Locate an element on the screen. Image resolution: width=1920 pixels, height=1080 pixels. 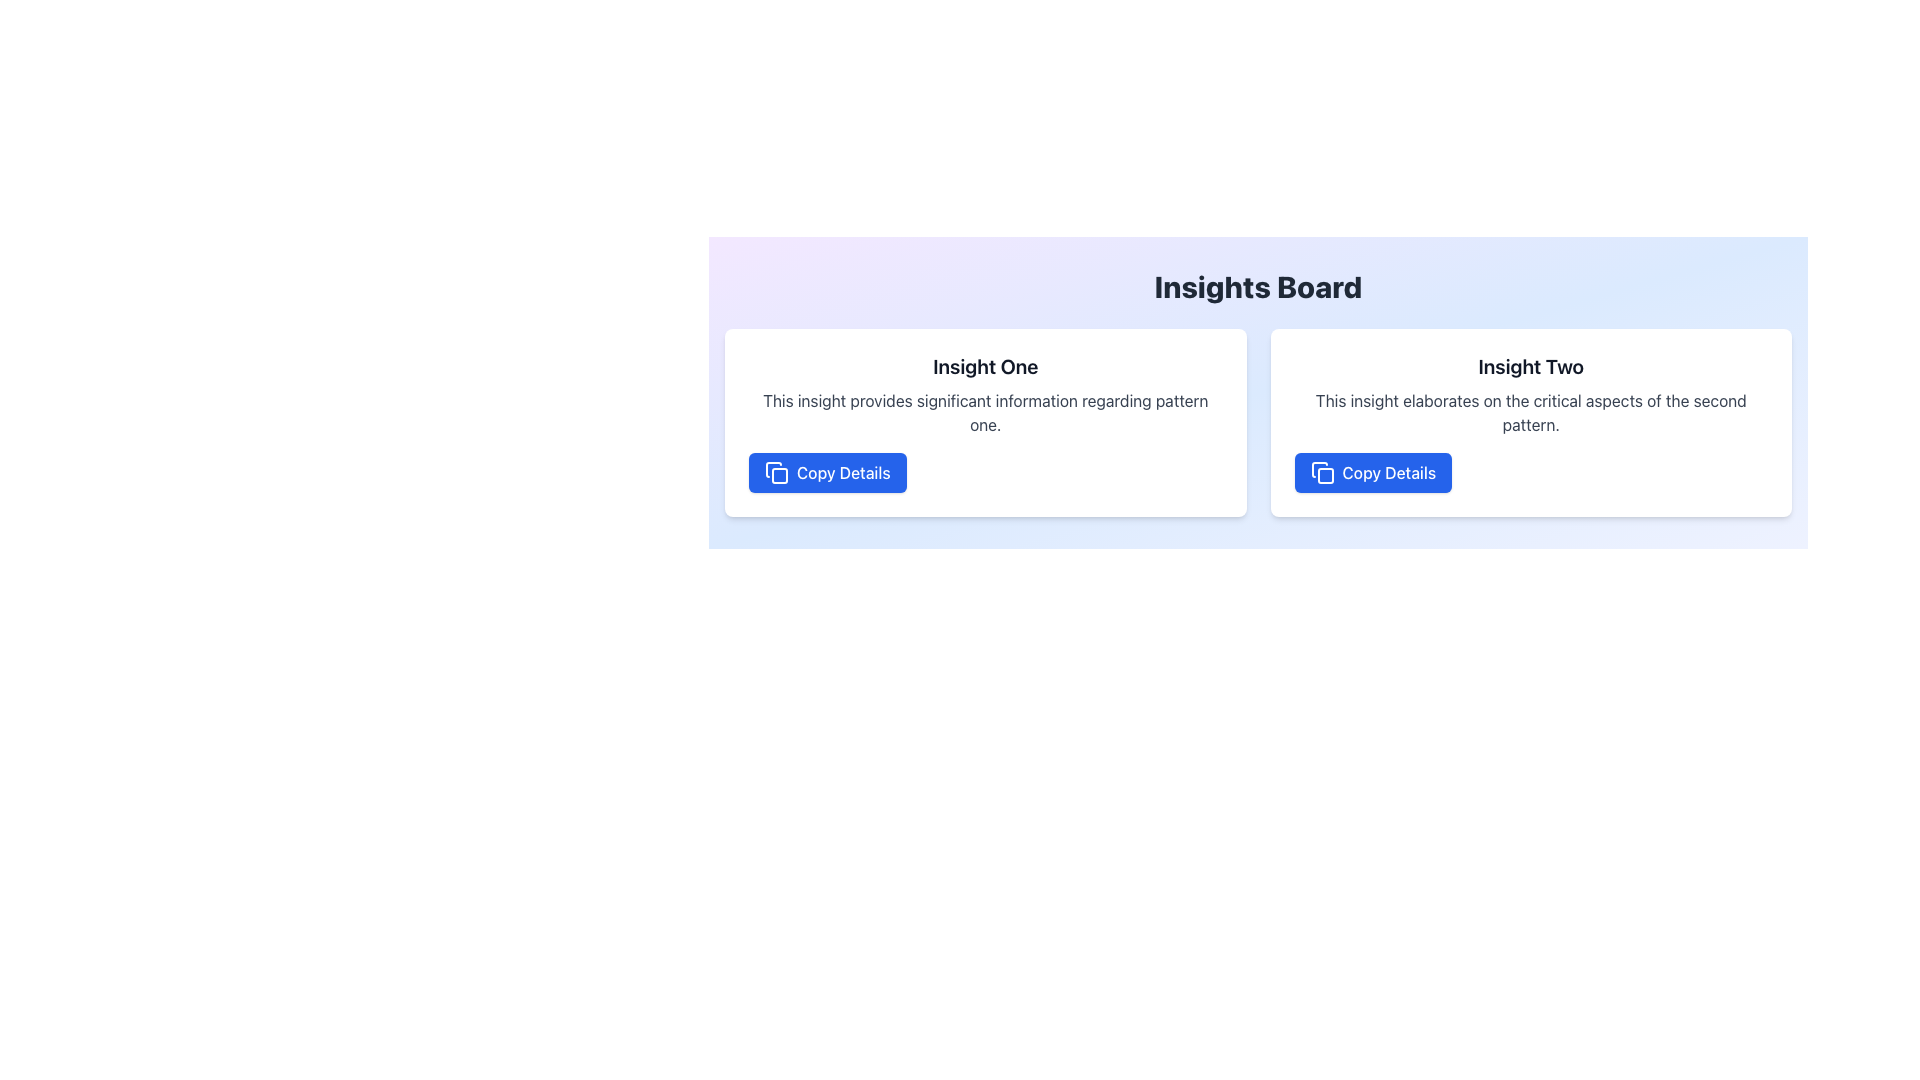
the centered header with the text 'Insights Board' in bold, extra-large font, located at the top of the section above the grid of insights is located at coordinates (1257, 286).